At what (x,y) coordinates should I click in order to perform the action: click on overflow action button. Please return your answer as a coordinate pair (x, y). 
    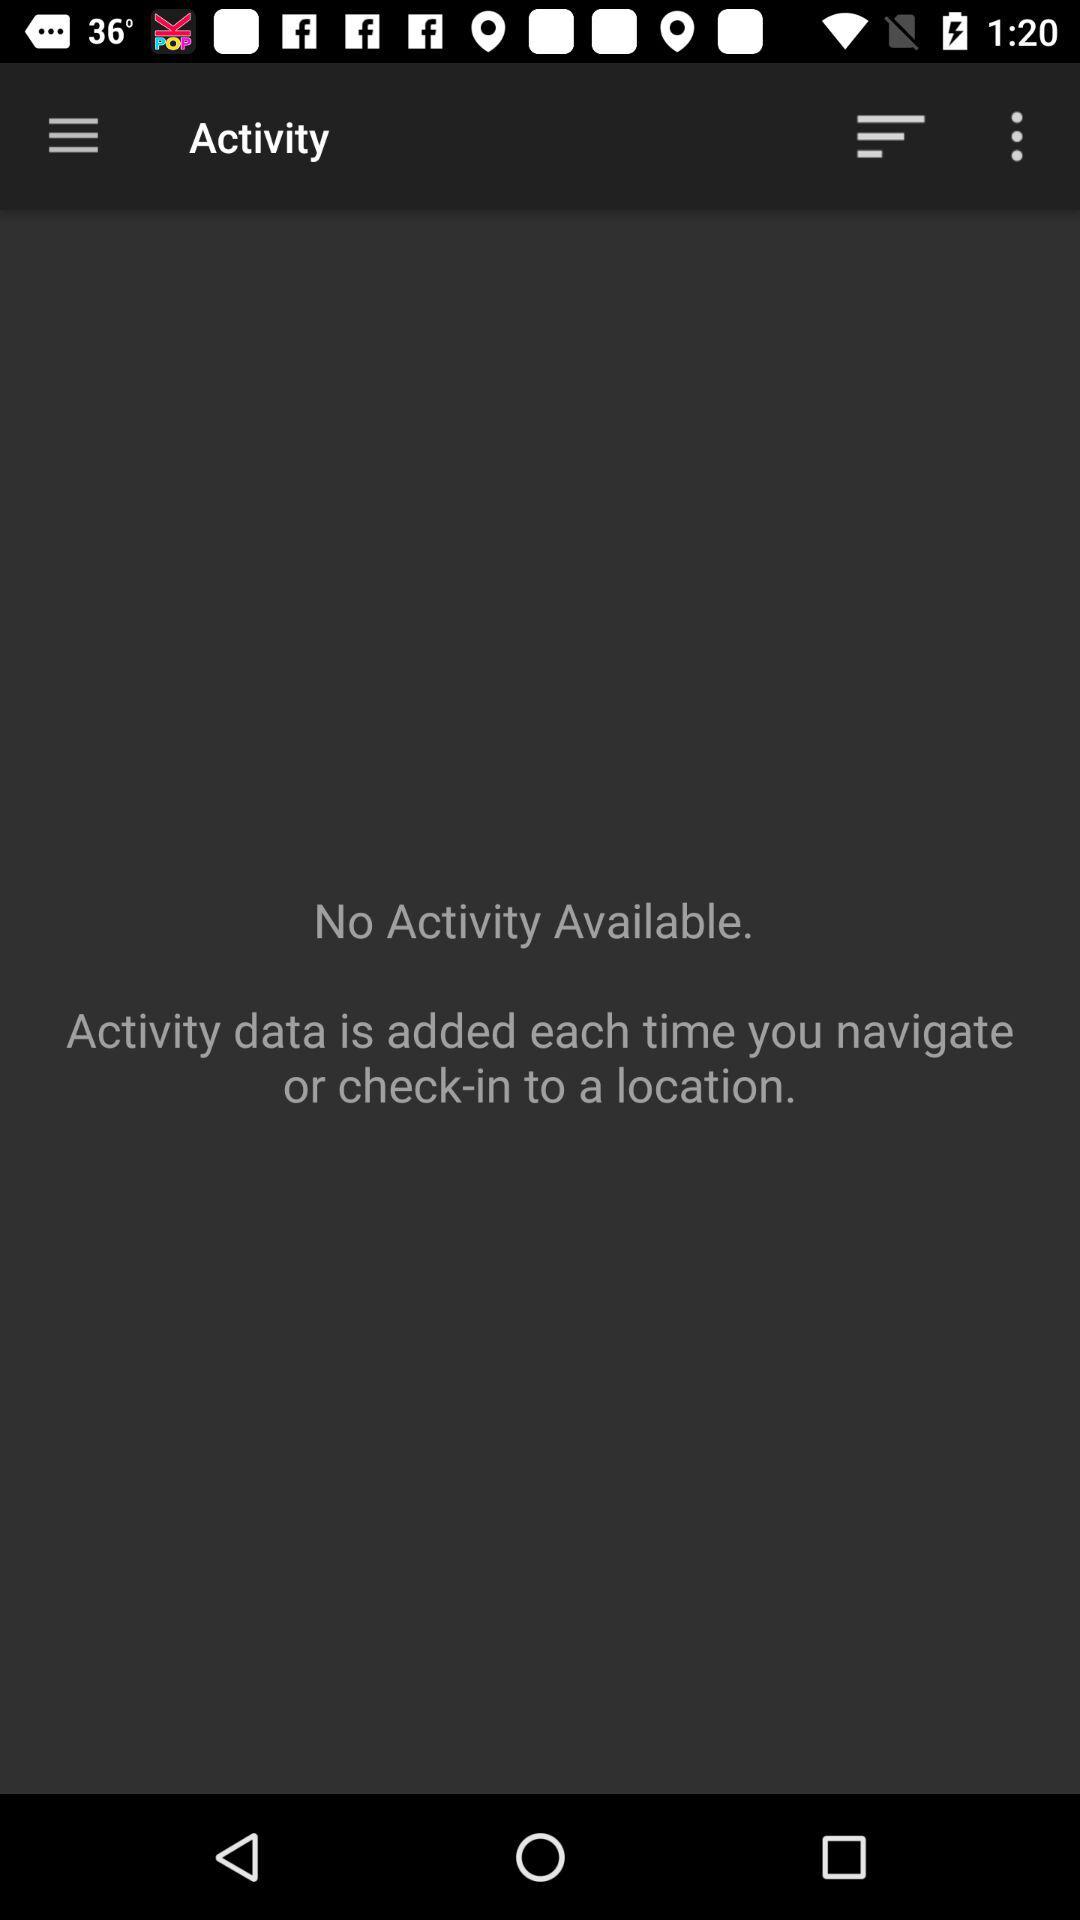
    Looking at the image, I should click on (1017, 135).